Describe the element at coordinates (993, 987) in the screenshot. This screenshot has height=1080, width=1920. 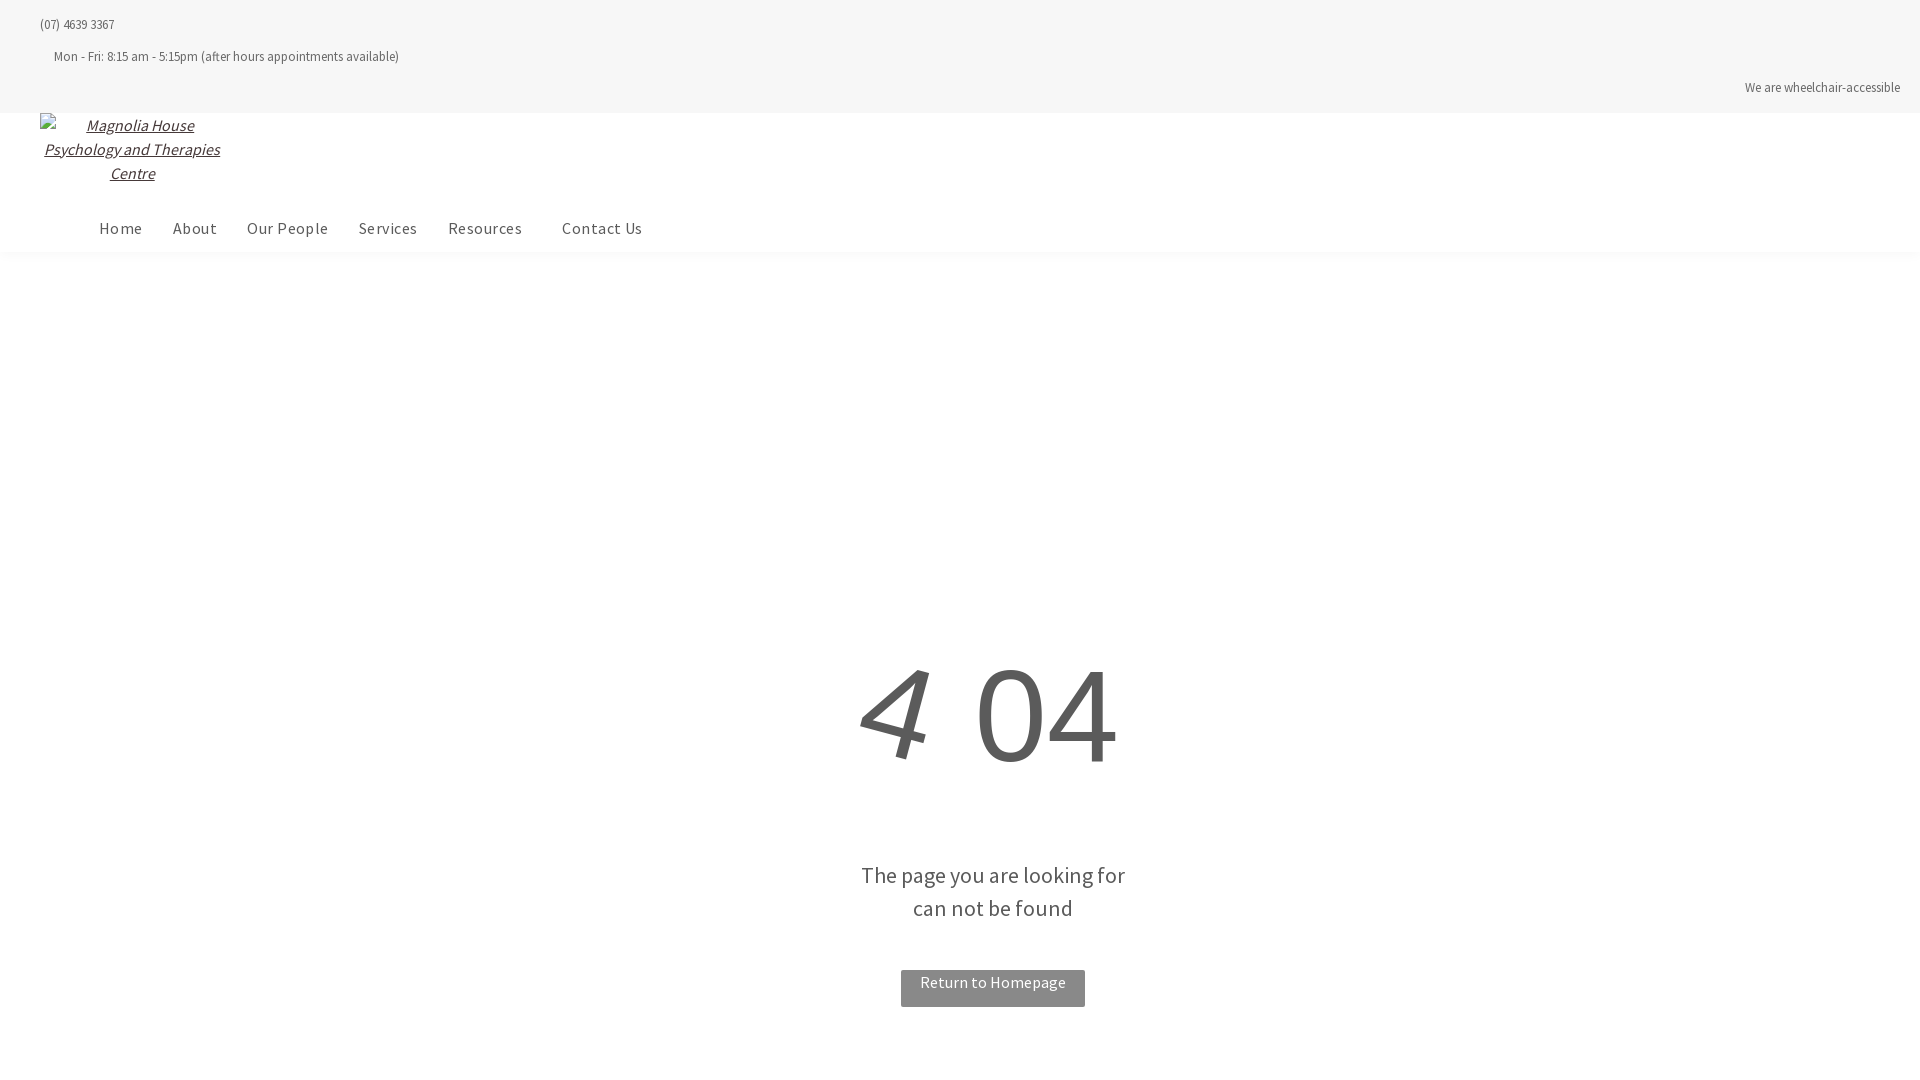
I see `'Return to Homepage'` at that location.